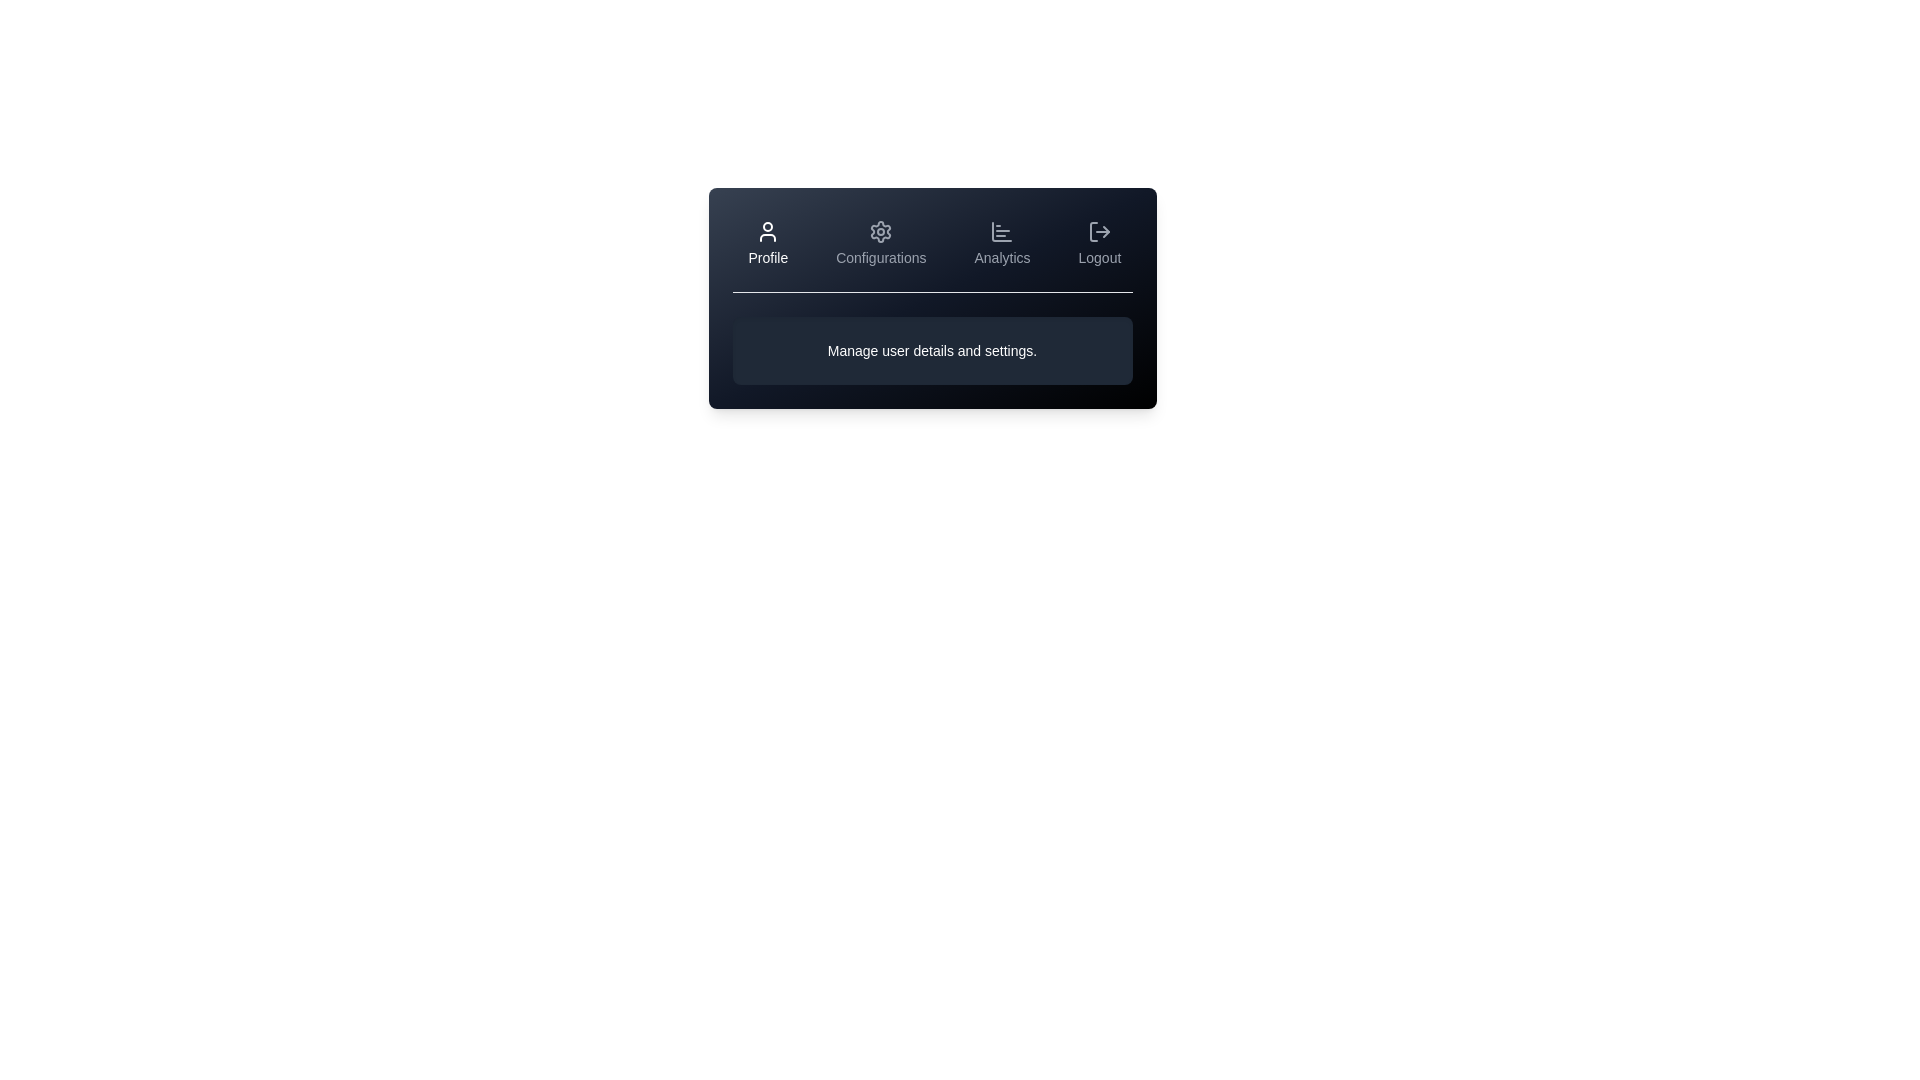  I want to click on the tab labeled Profile, so click(767, 242).